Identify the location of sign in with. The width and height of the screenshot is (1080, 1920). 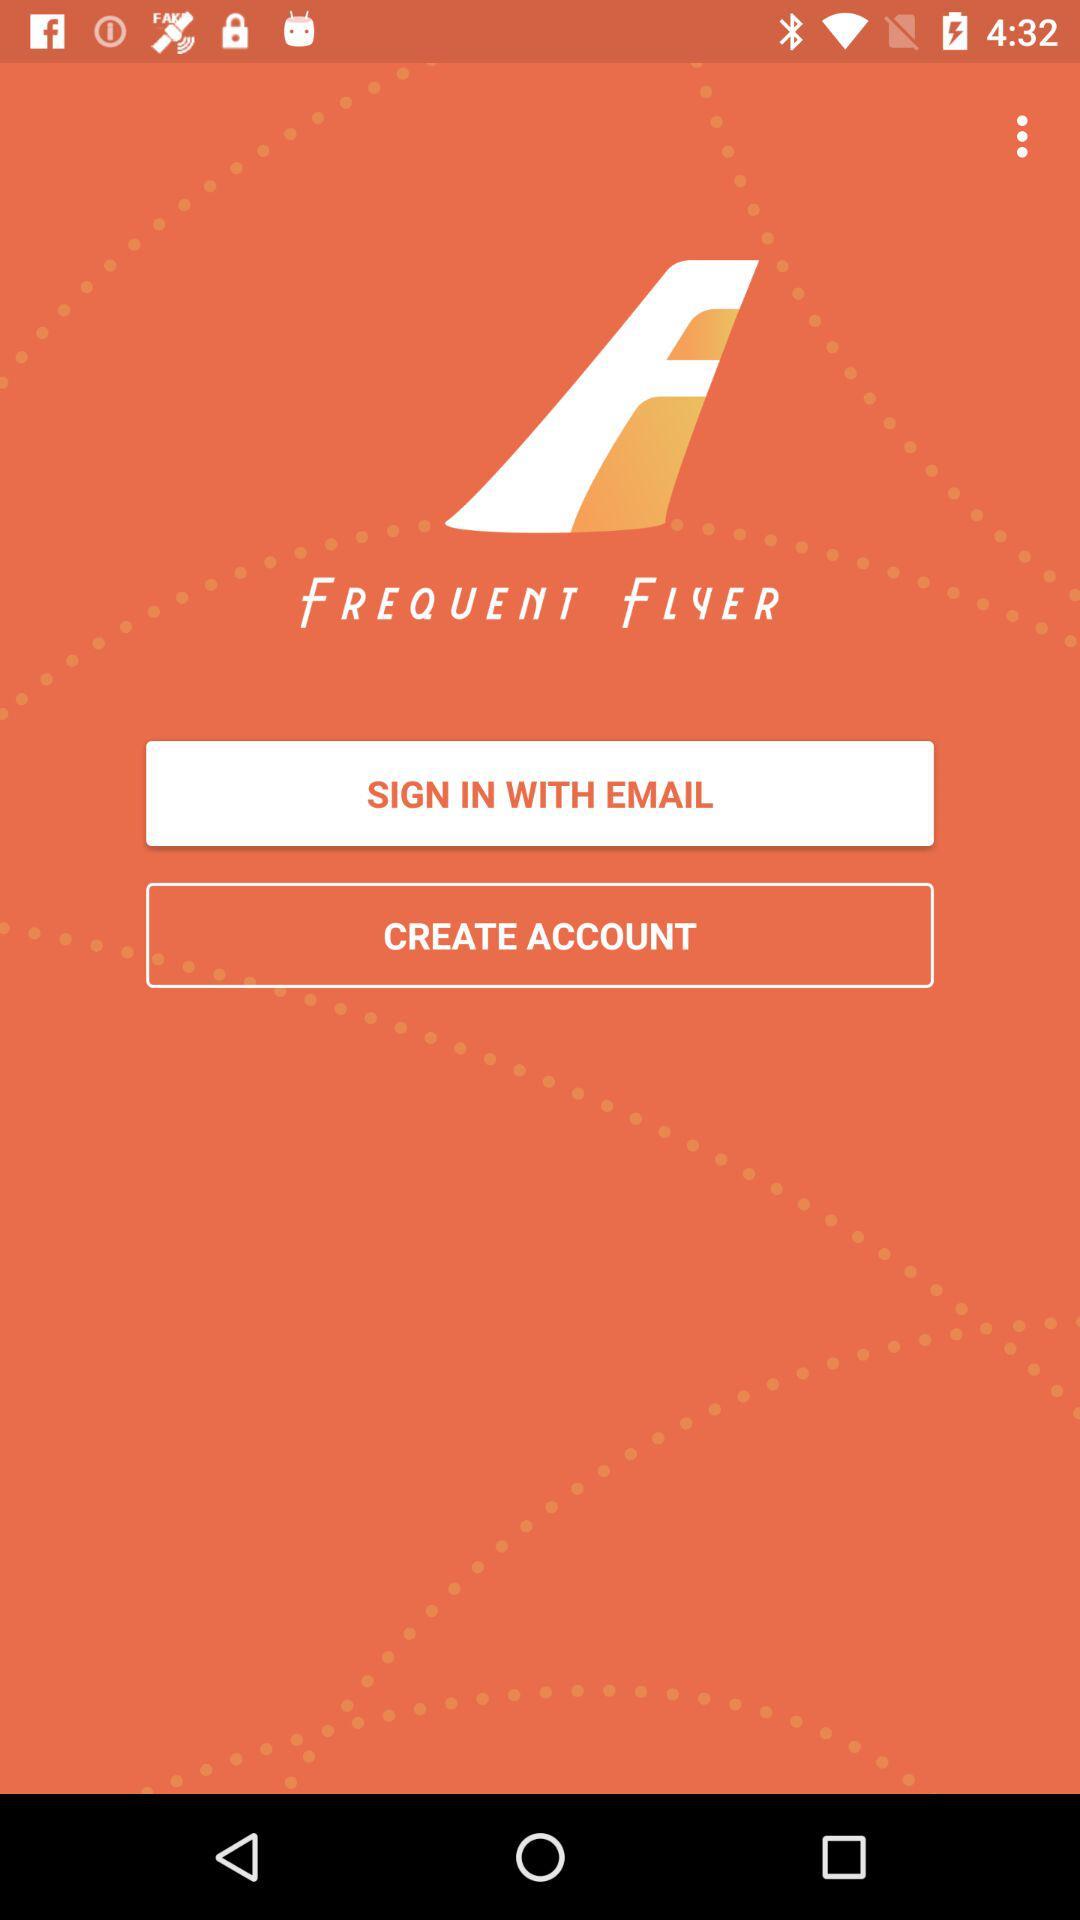
(540, 792).